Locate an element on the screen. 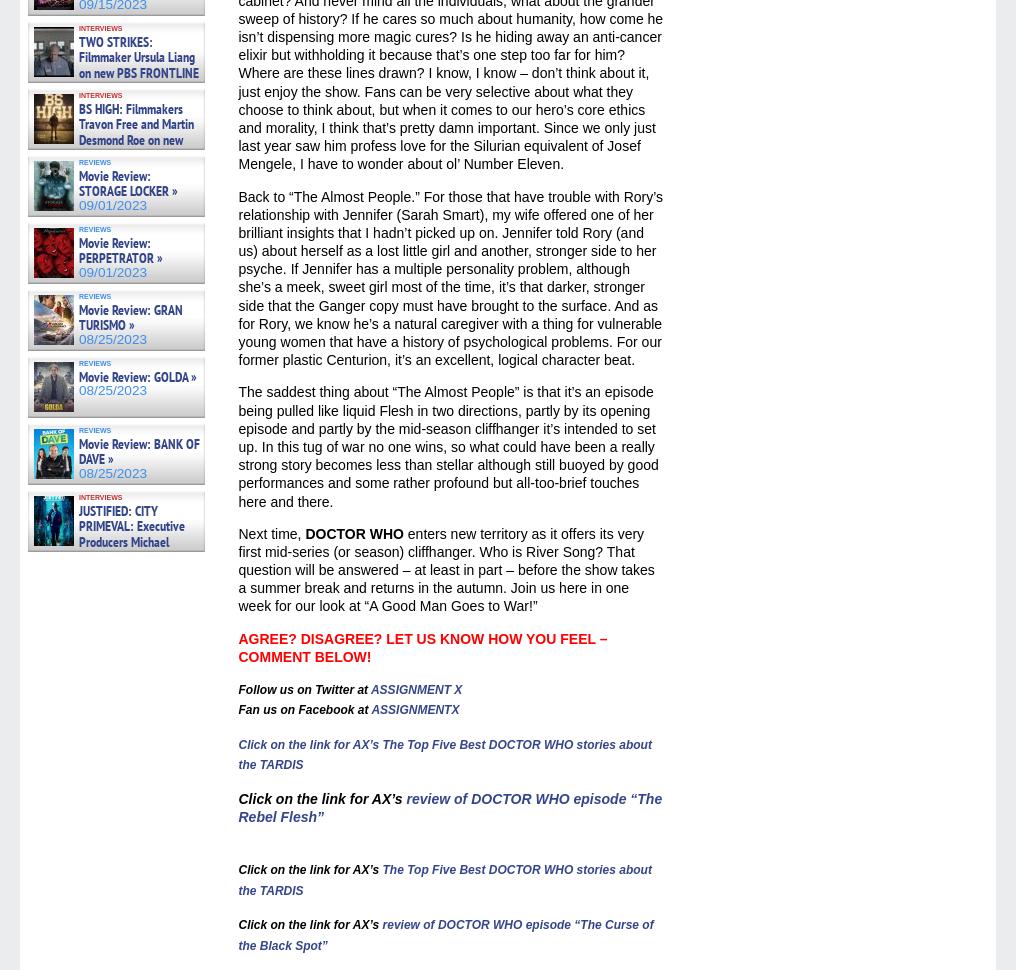 Image resolution: width=1016 pixels, height=970 pixels. 'Movie Review: GOLDA »' is located at coordinates (136, 374).